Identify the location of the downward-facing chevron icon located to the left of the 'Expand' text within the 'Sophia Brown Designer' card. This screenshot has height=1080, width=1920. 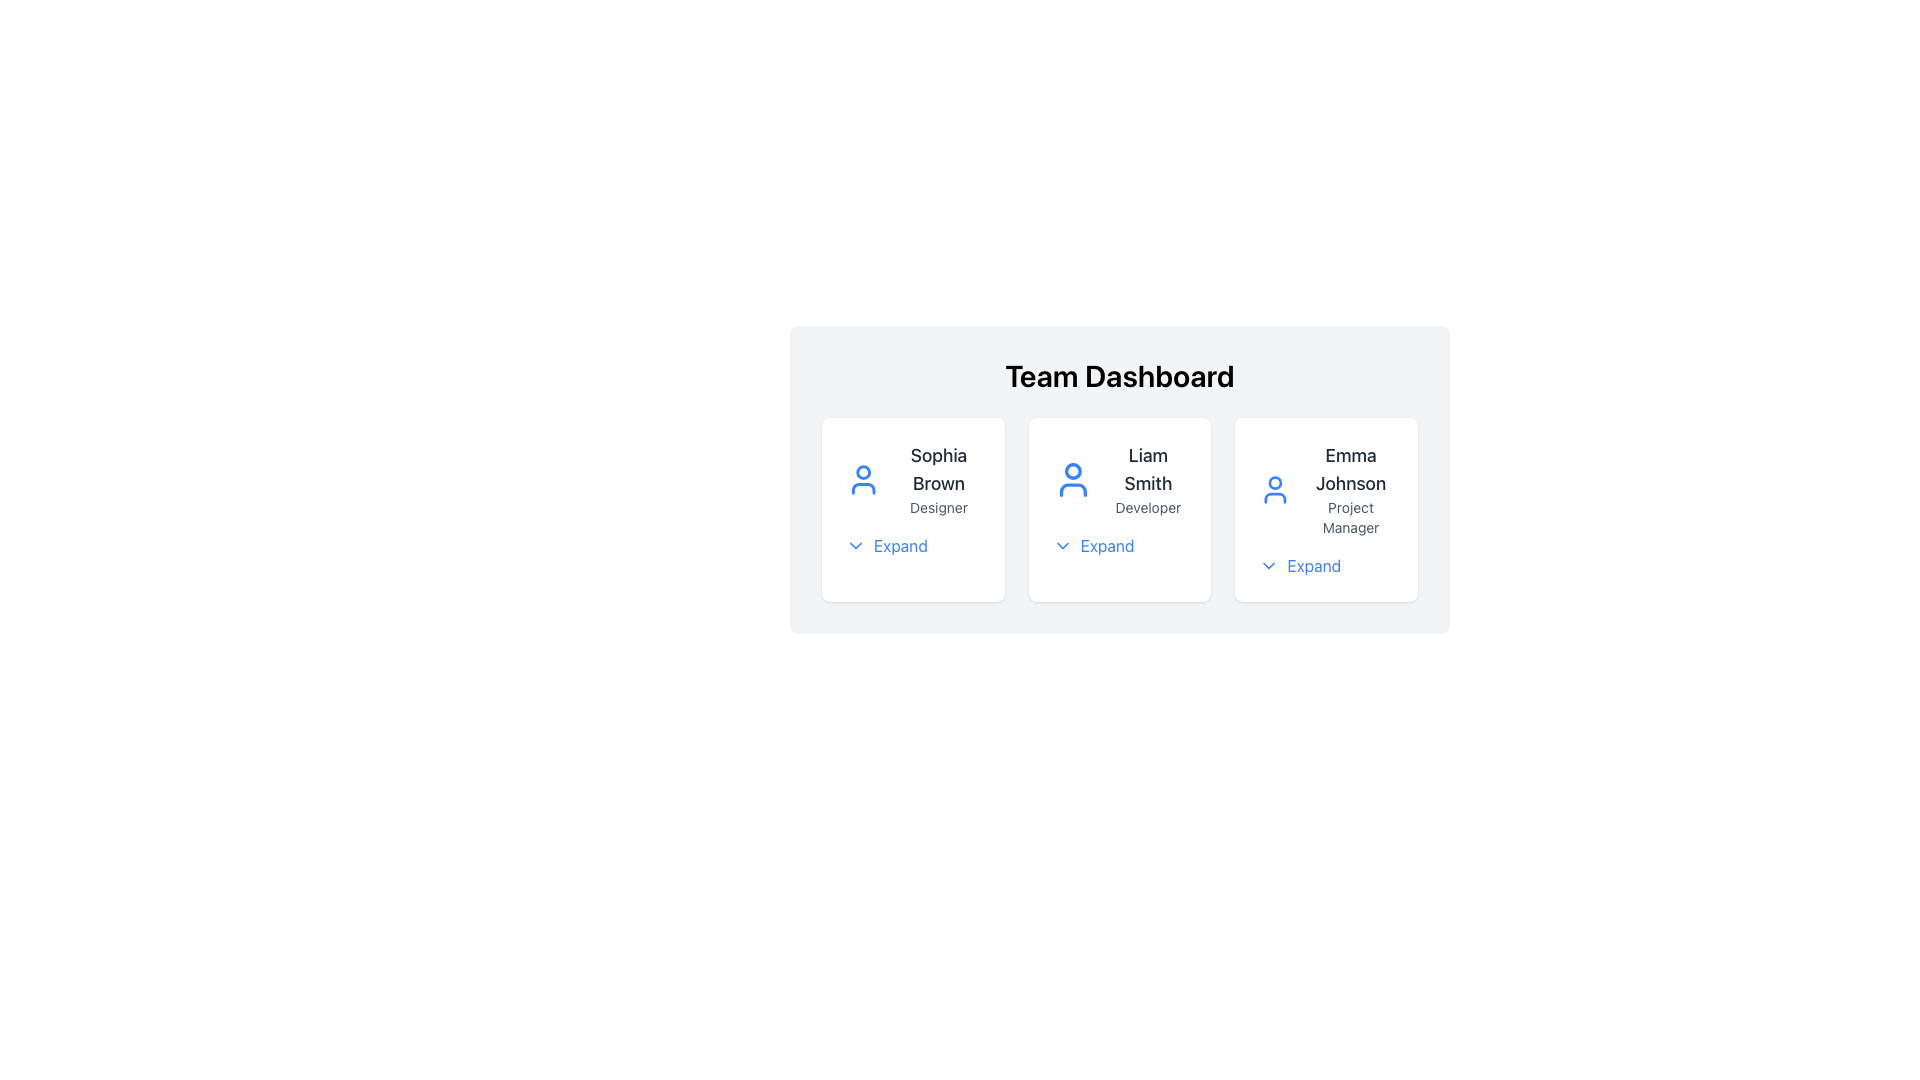
(855, 546).